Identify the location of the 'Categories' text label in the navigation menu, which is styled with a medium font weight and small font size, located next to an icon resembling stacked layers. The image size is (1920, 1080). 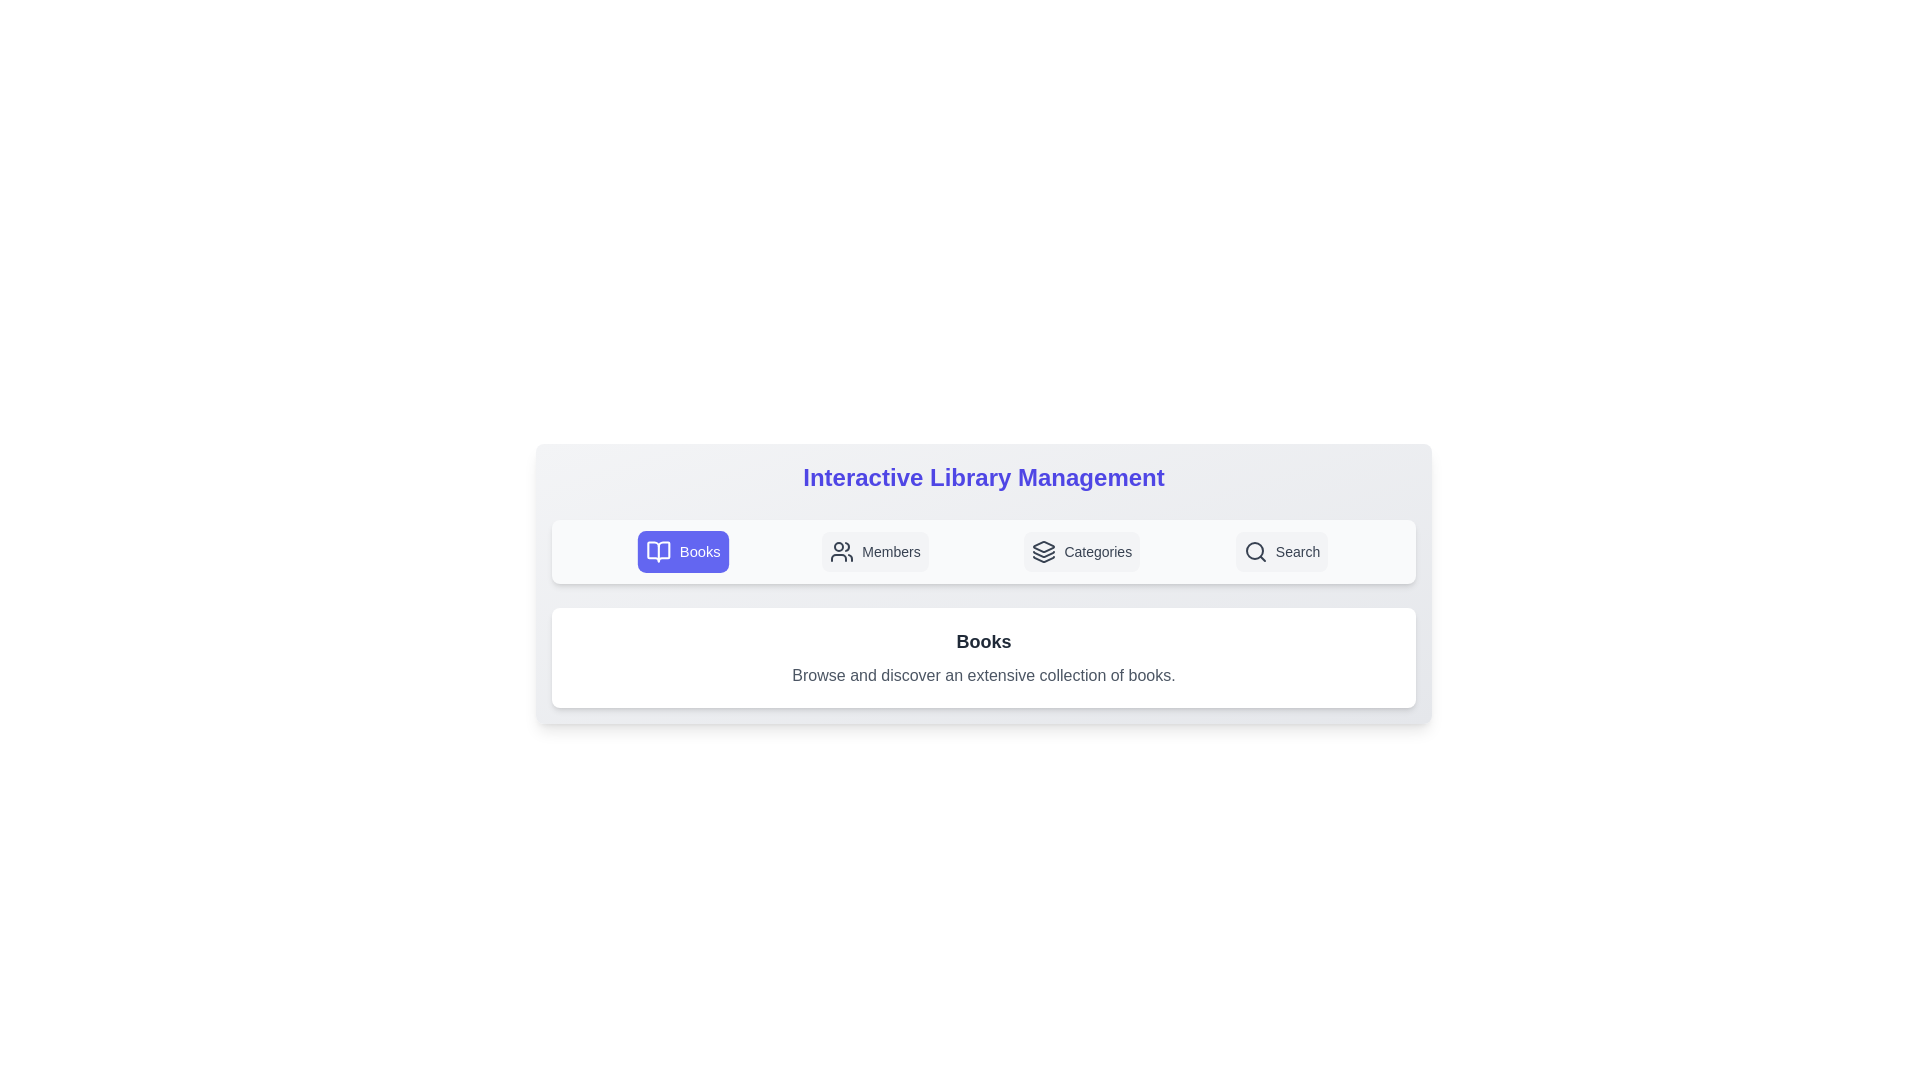
(1097, 551).